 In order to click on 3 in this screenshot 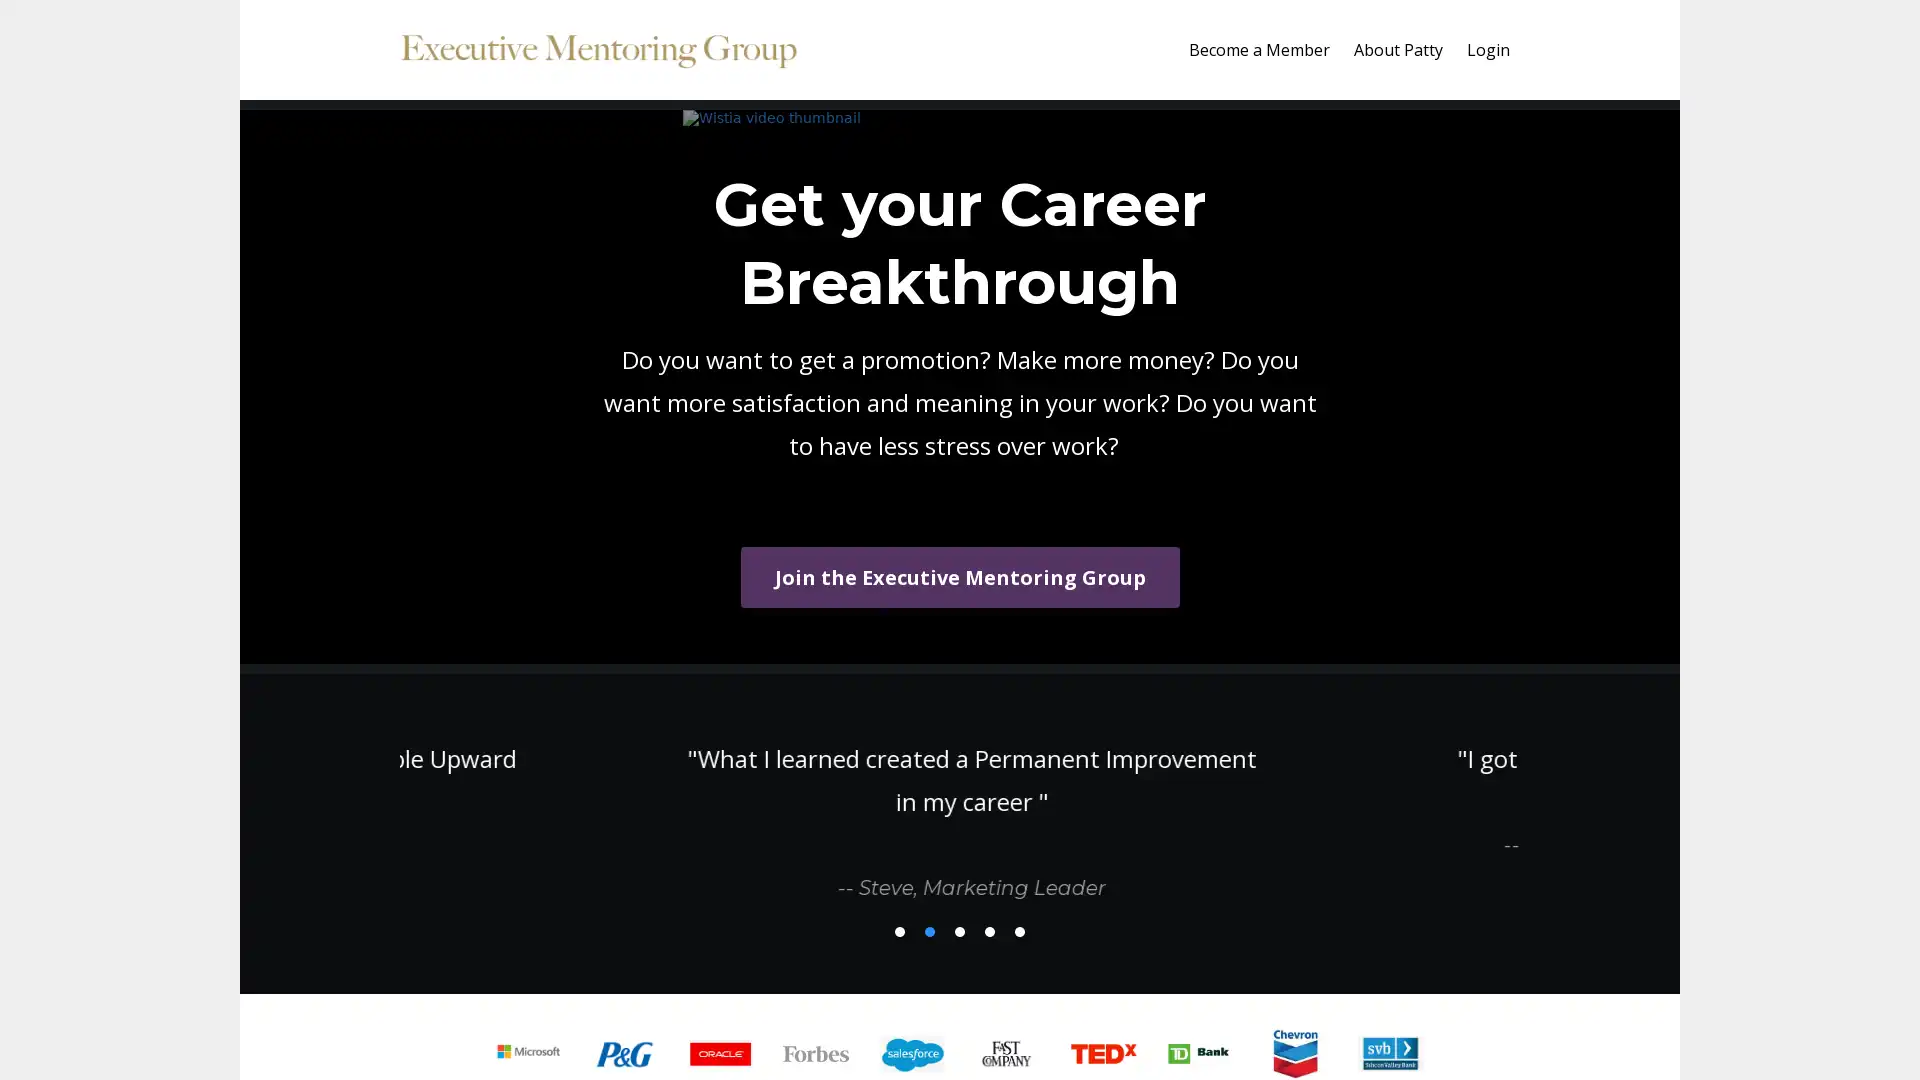, I will do `click(960, 886)`.